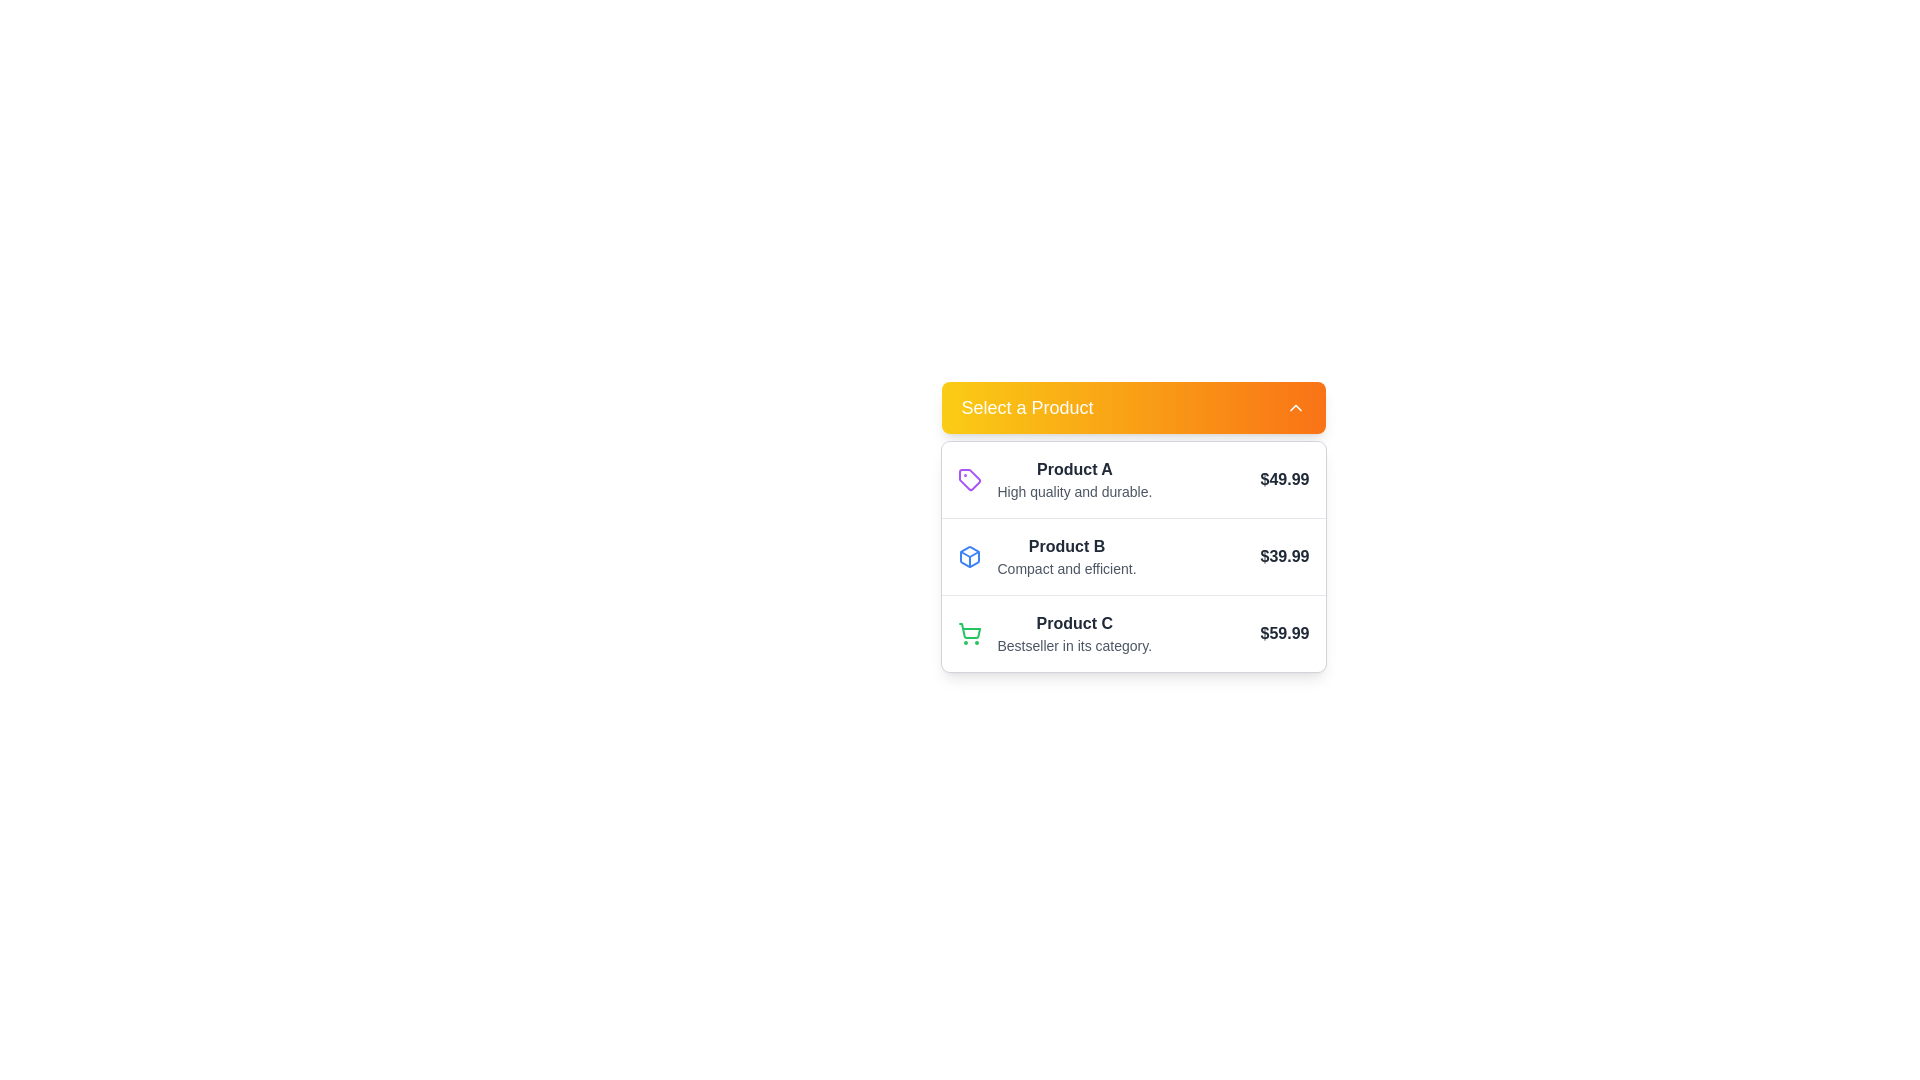 This screenshot has width=1920, height=1080. I want to click on the price label for 'Product C' to potentially reveal additional information about the price, so click(1285, 633).